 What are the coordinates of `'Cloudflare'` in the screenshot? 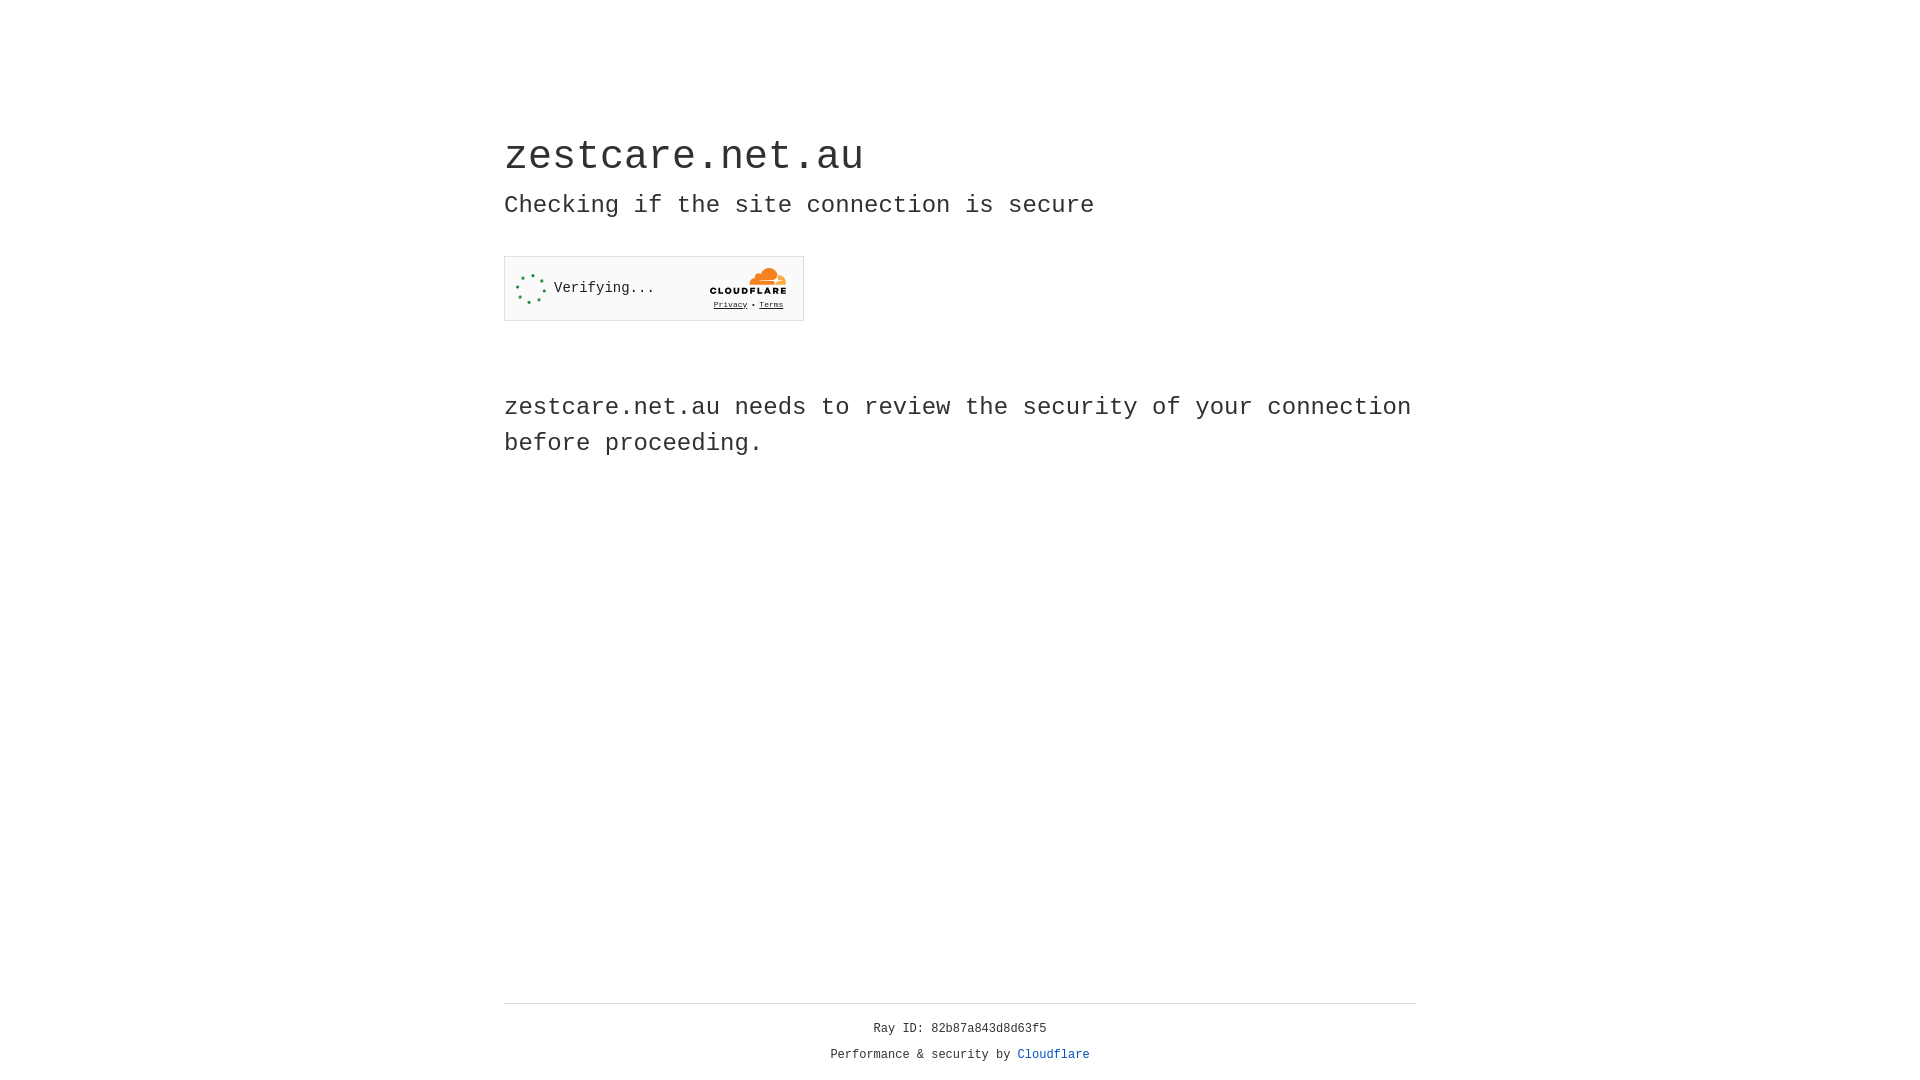 It's located at (1053, 1054).